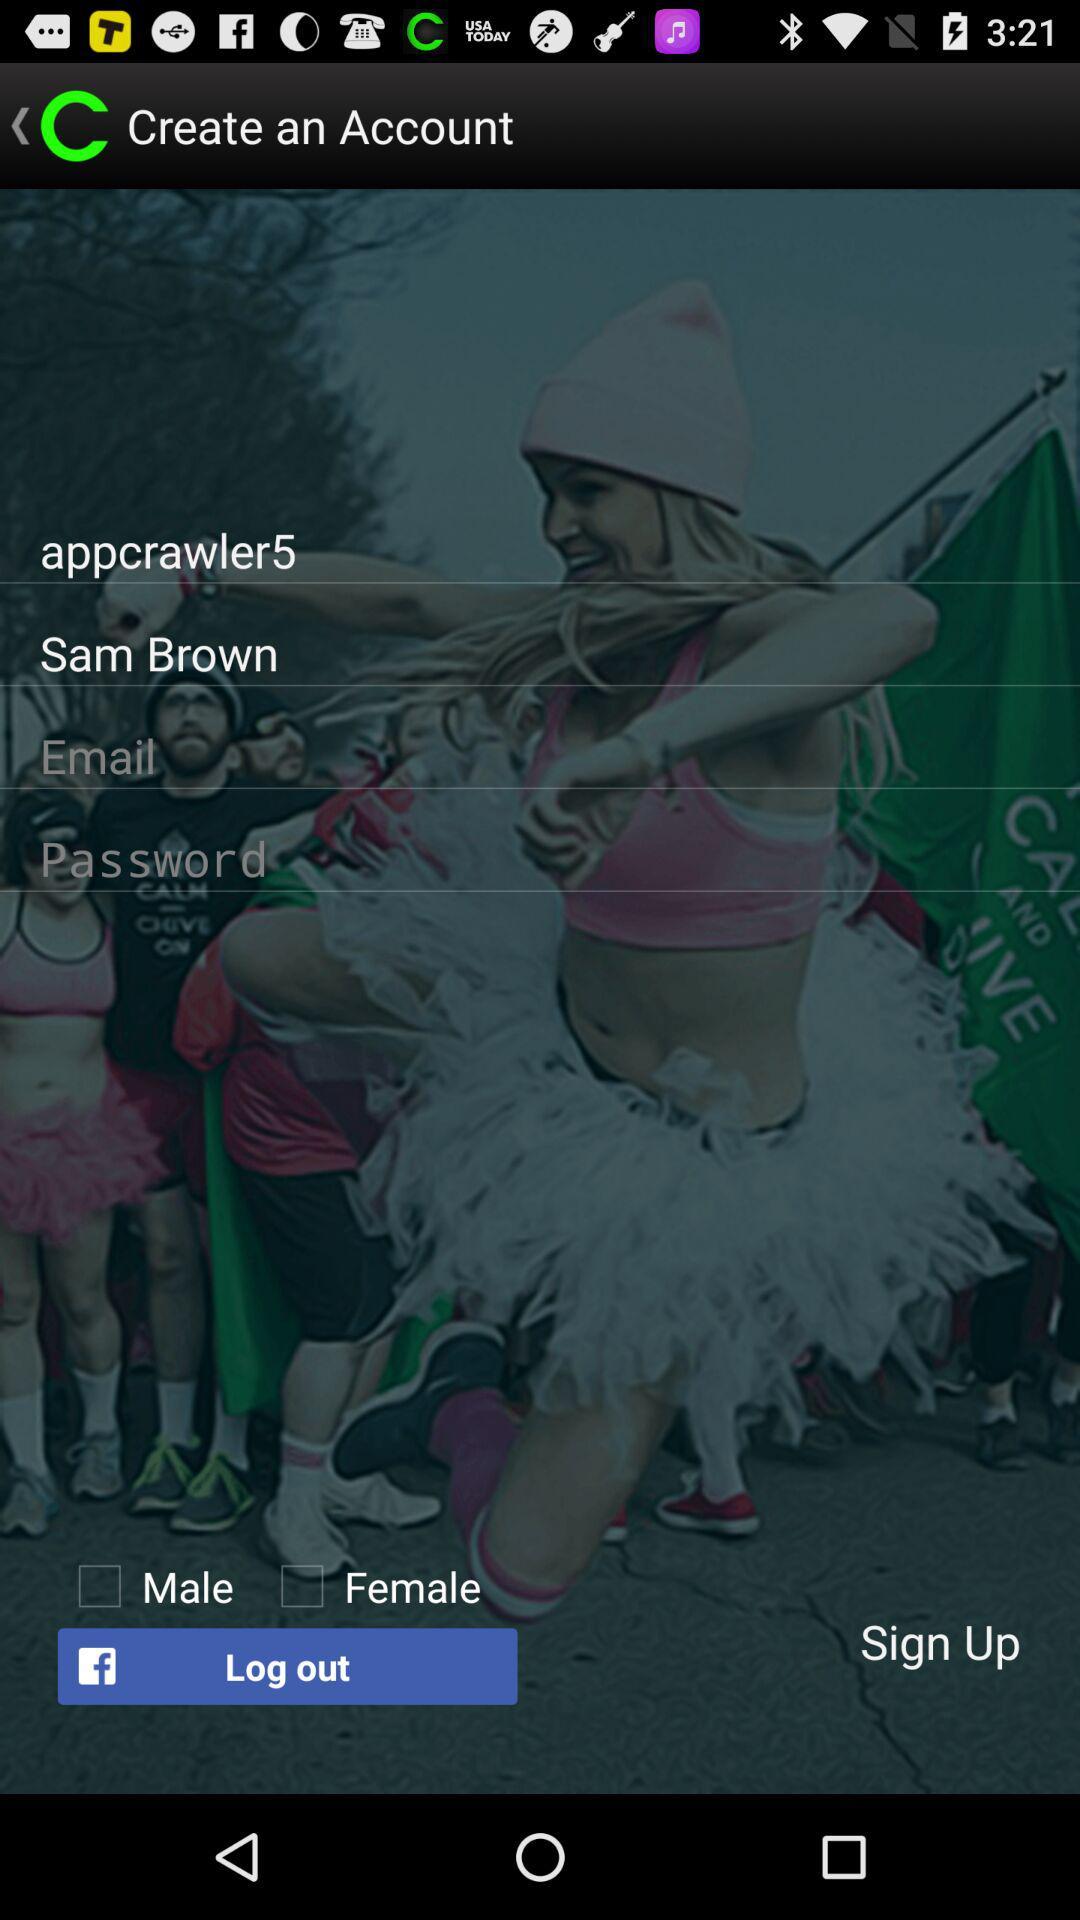 This screenshot has width=1080, height=1920. What do you see at coordinates (540, 858) in the screenshot?
I see `password page` at bounding box center [540, 858].